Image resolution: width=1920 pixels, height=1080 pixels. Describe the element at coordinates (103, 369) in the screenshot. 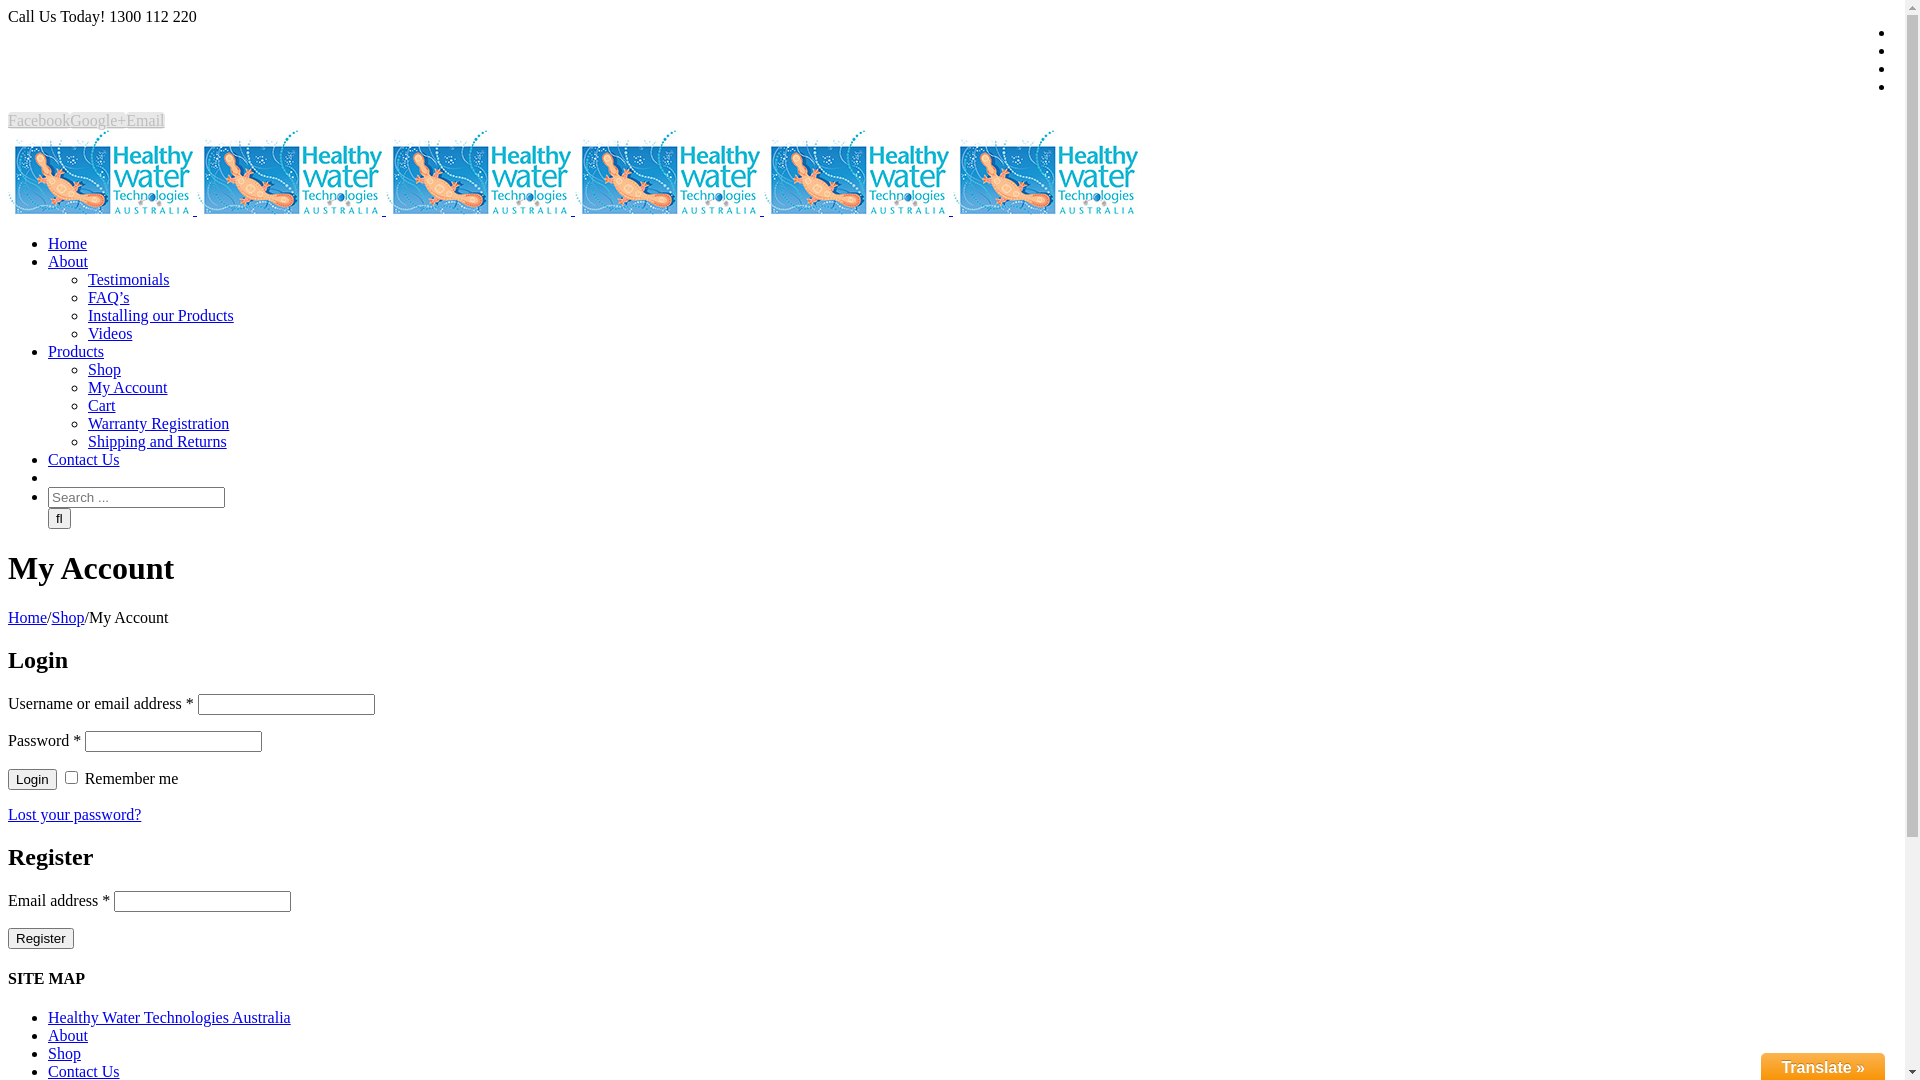

I see `'Shop'` at that location.